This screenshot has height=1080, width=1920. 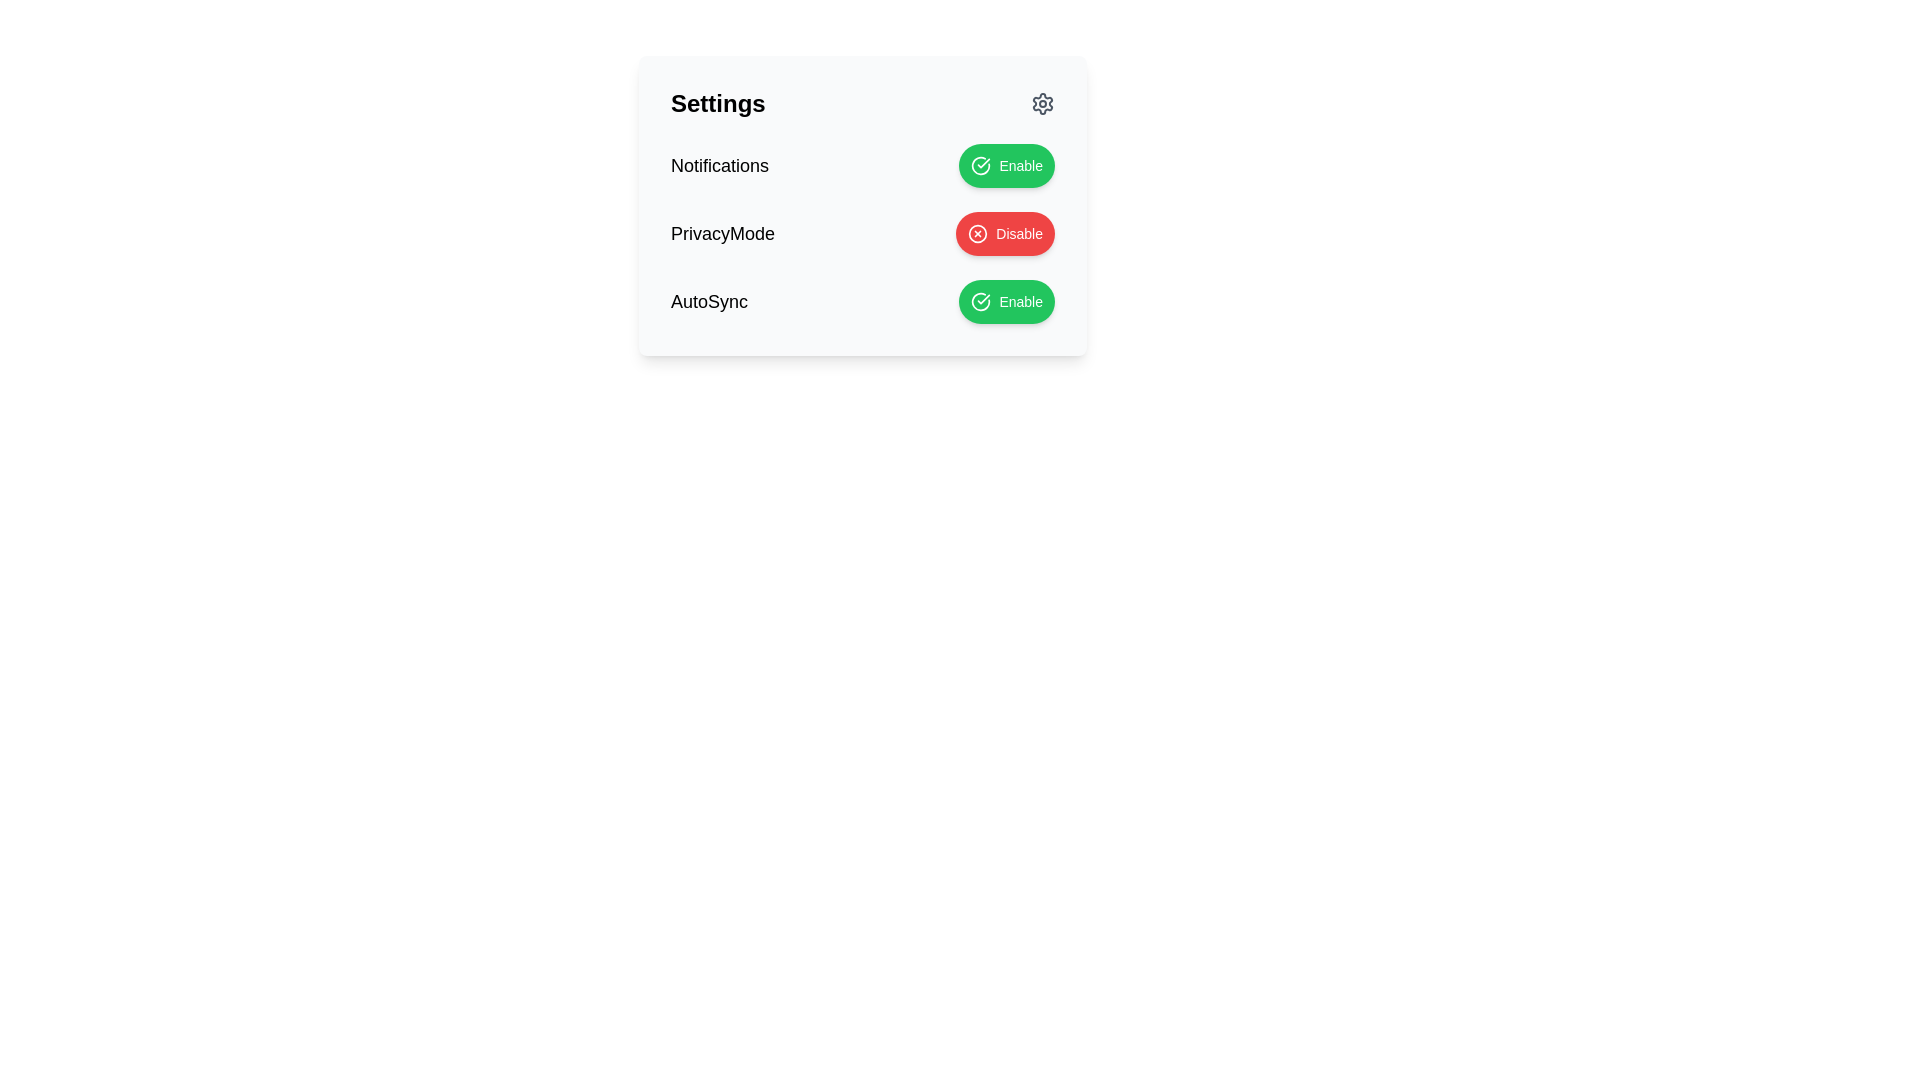 What do you see at coordinates (1041, 104) in the screenshot?
I see `the gear-shaped icon associated with settings functions located at the top right corner of the settings panel` at bounding box center [1041, 104].